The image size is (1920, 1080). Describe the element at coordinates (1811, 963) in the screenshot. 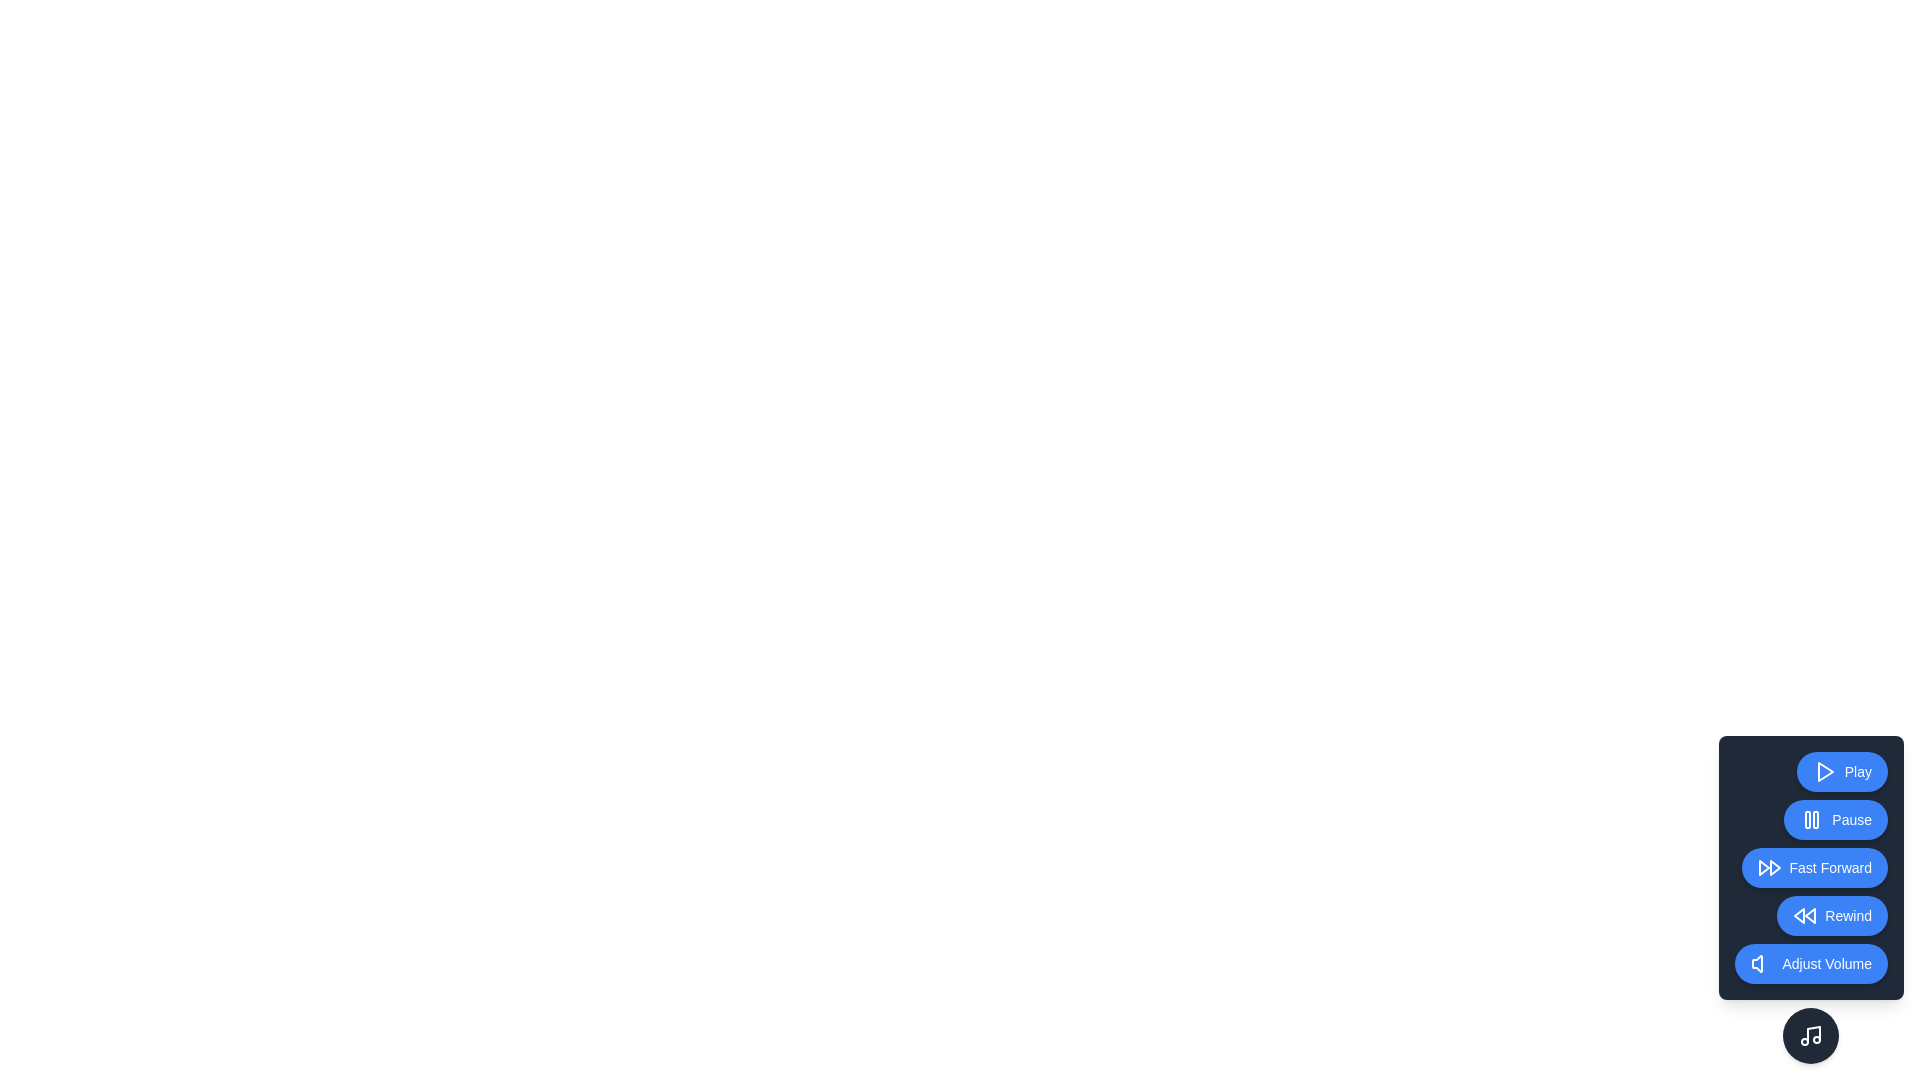

I see `the Adjust Volume button to activate the corresponding playback control` at that location.